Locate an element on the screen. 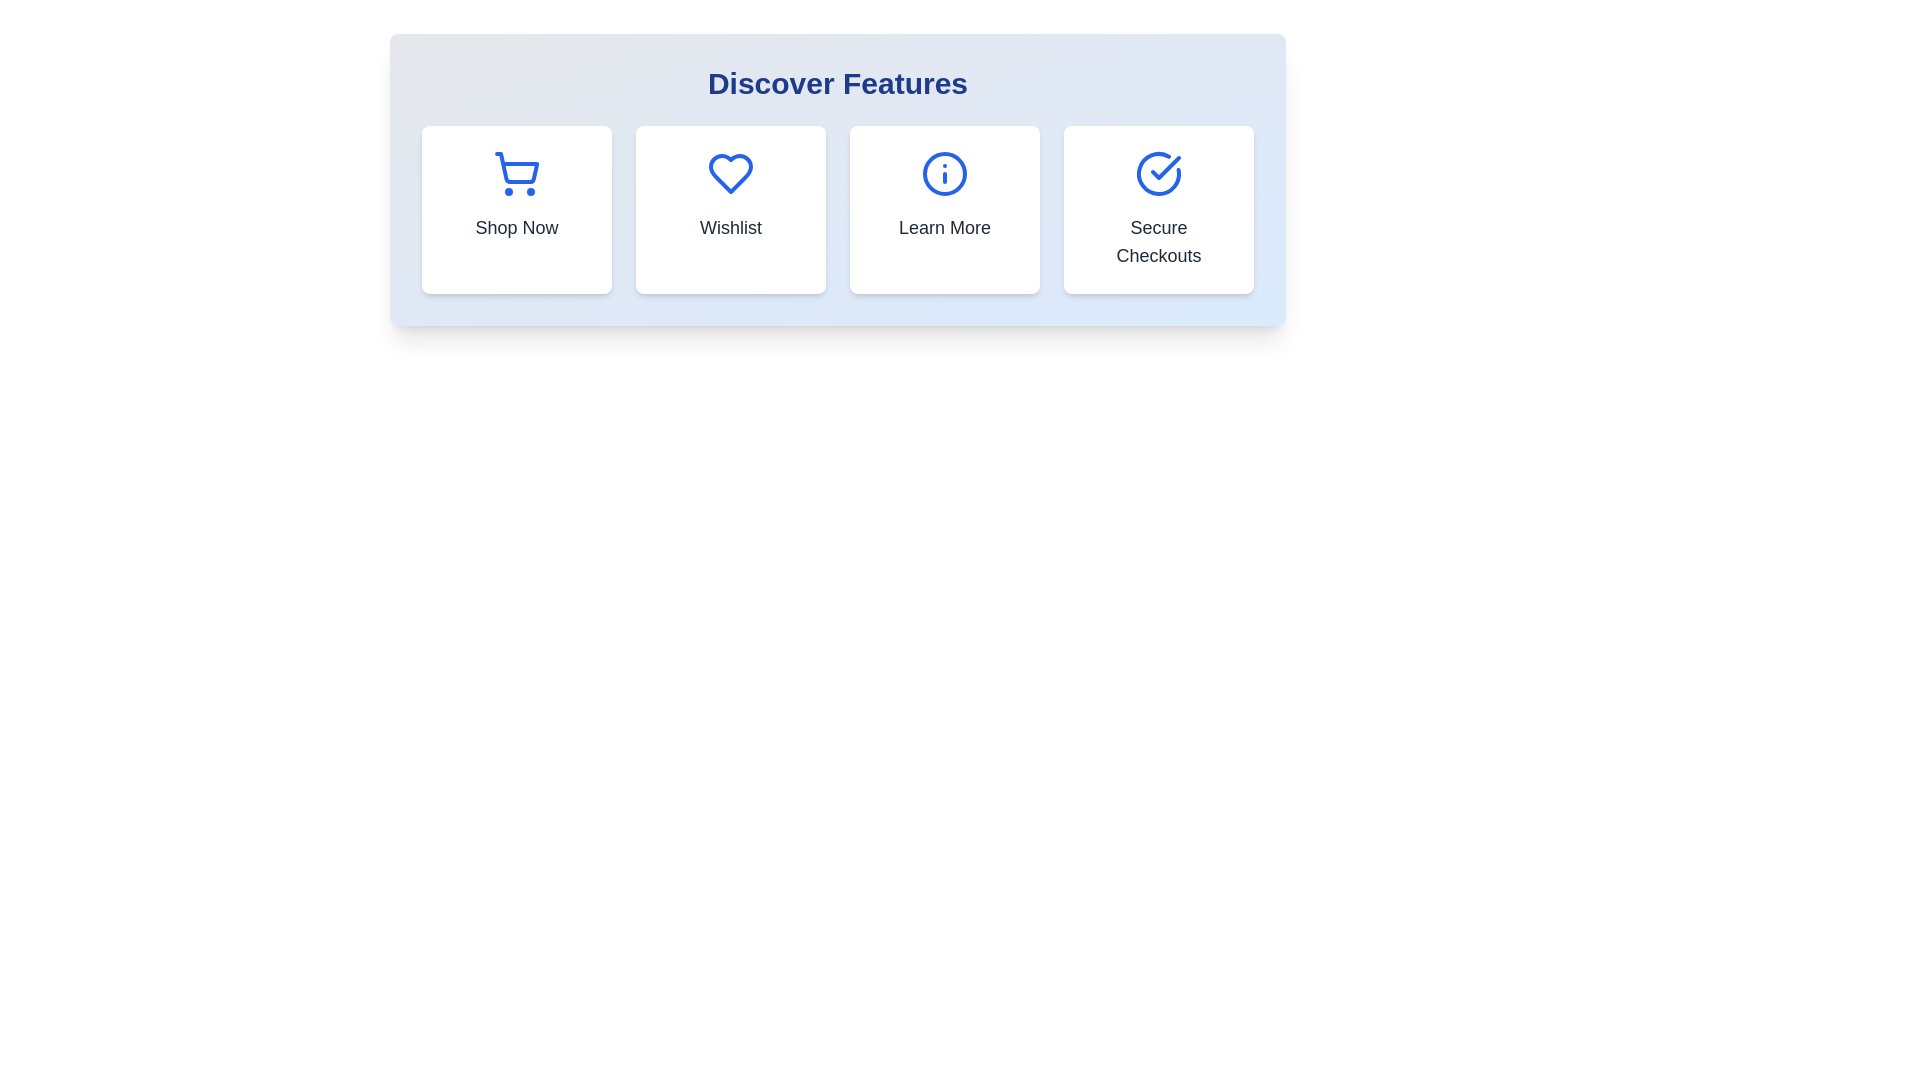 The width and height of the screenshot is (1920, 1080). the 'Wishlist' text label, which is located below the heart-shaped icon and is the second card from the left in a row of feature cards is located at coordinates (729, 226).